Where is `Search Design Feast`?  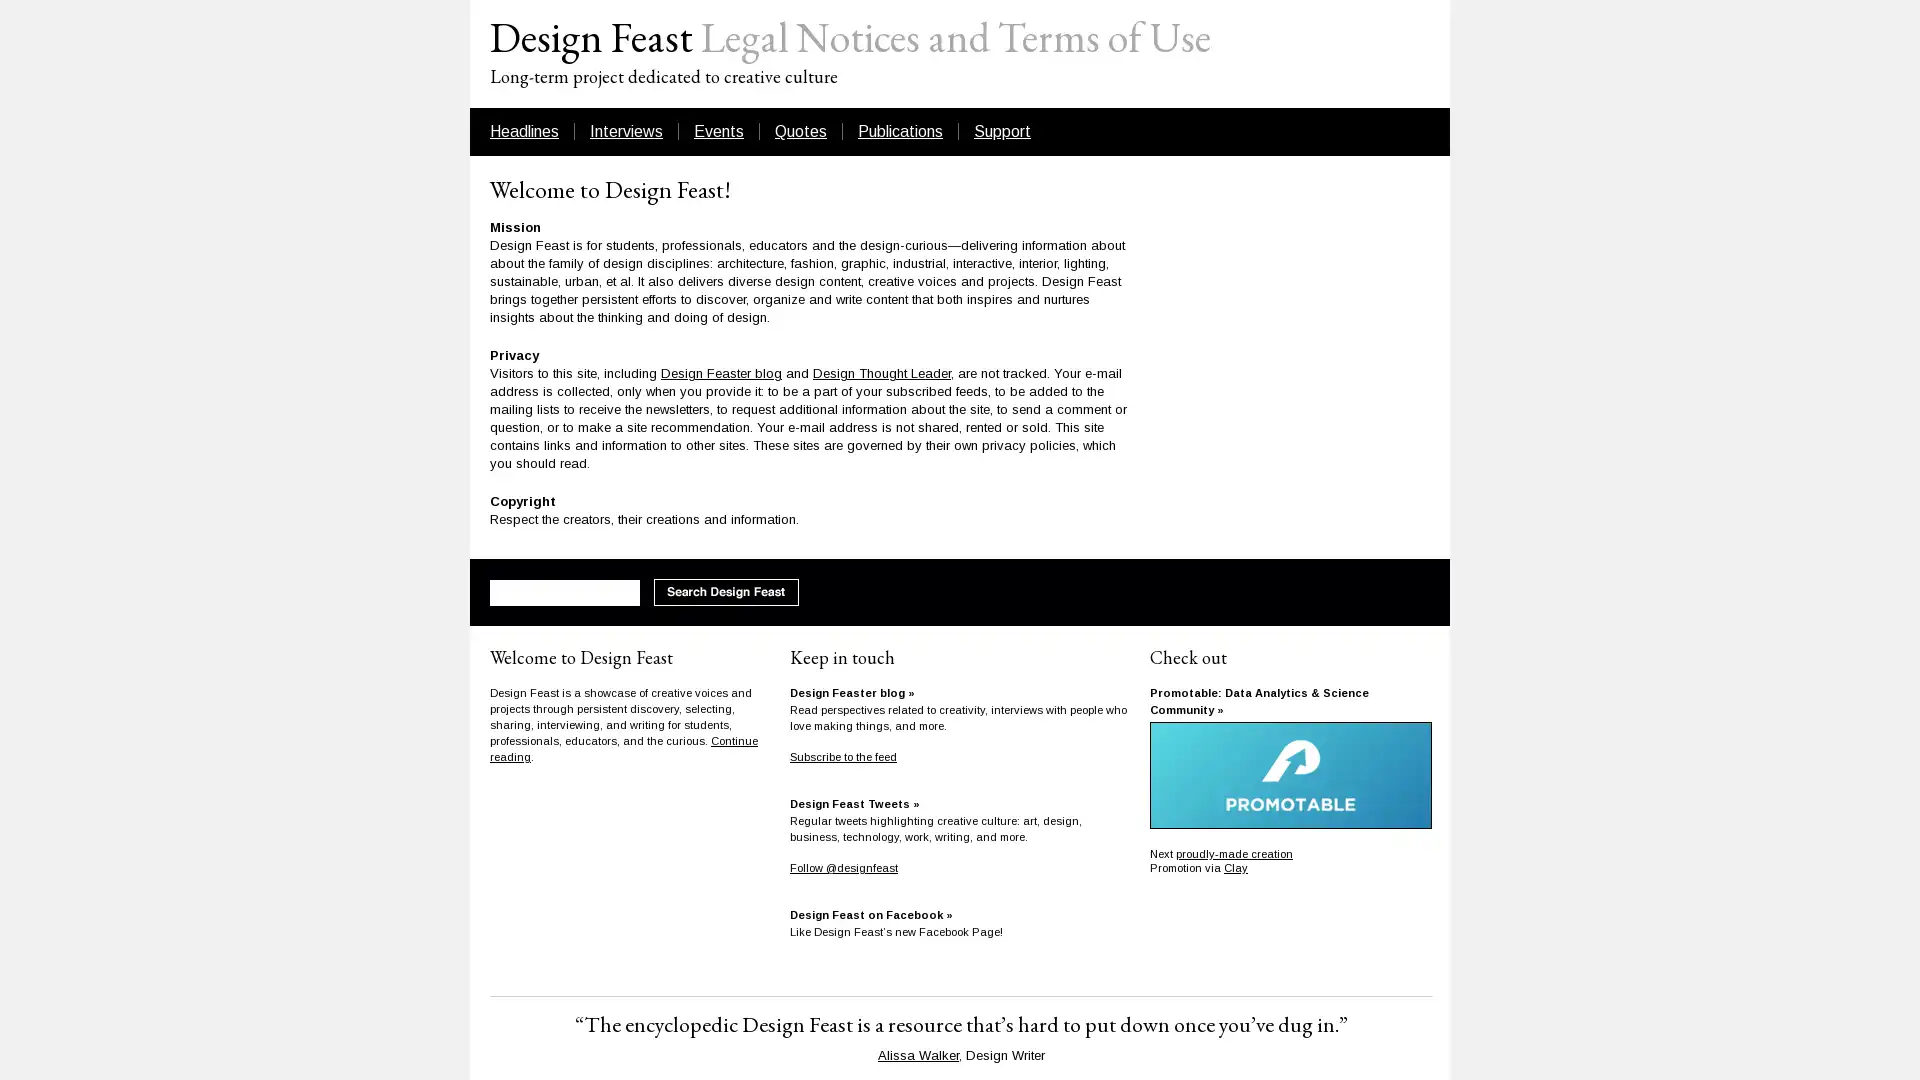 Search Design Feast is located at coordinates (725, 591).